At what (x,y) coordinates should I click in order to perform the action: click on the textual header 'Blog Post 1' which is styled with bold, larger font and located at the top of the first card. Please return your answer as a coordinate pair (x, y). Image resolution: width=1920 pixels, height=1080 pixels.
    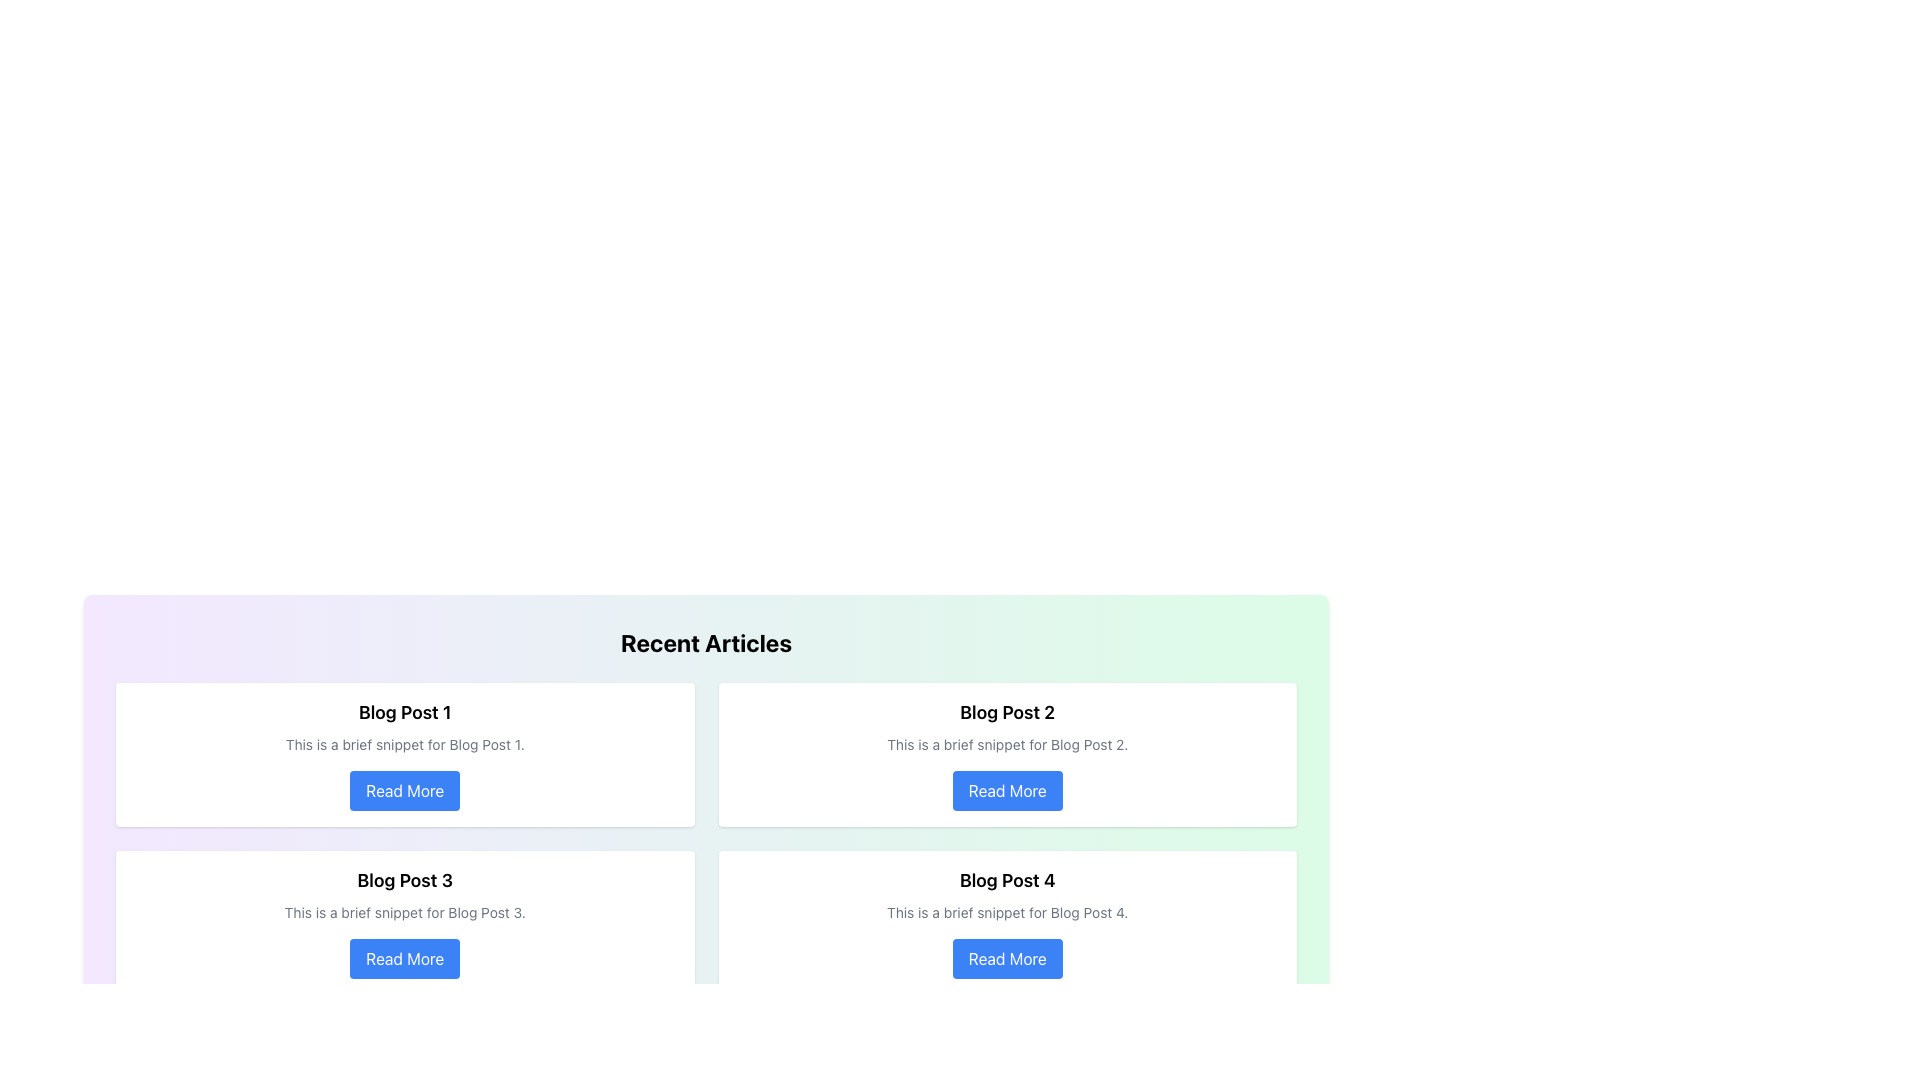
    Looking at the image, I should click on (404, 712).